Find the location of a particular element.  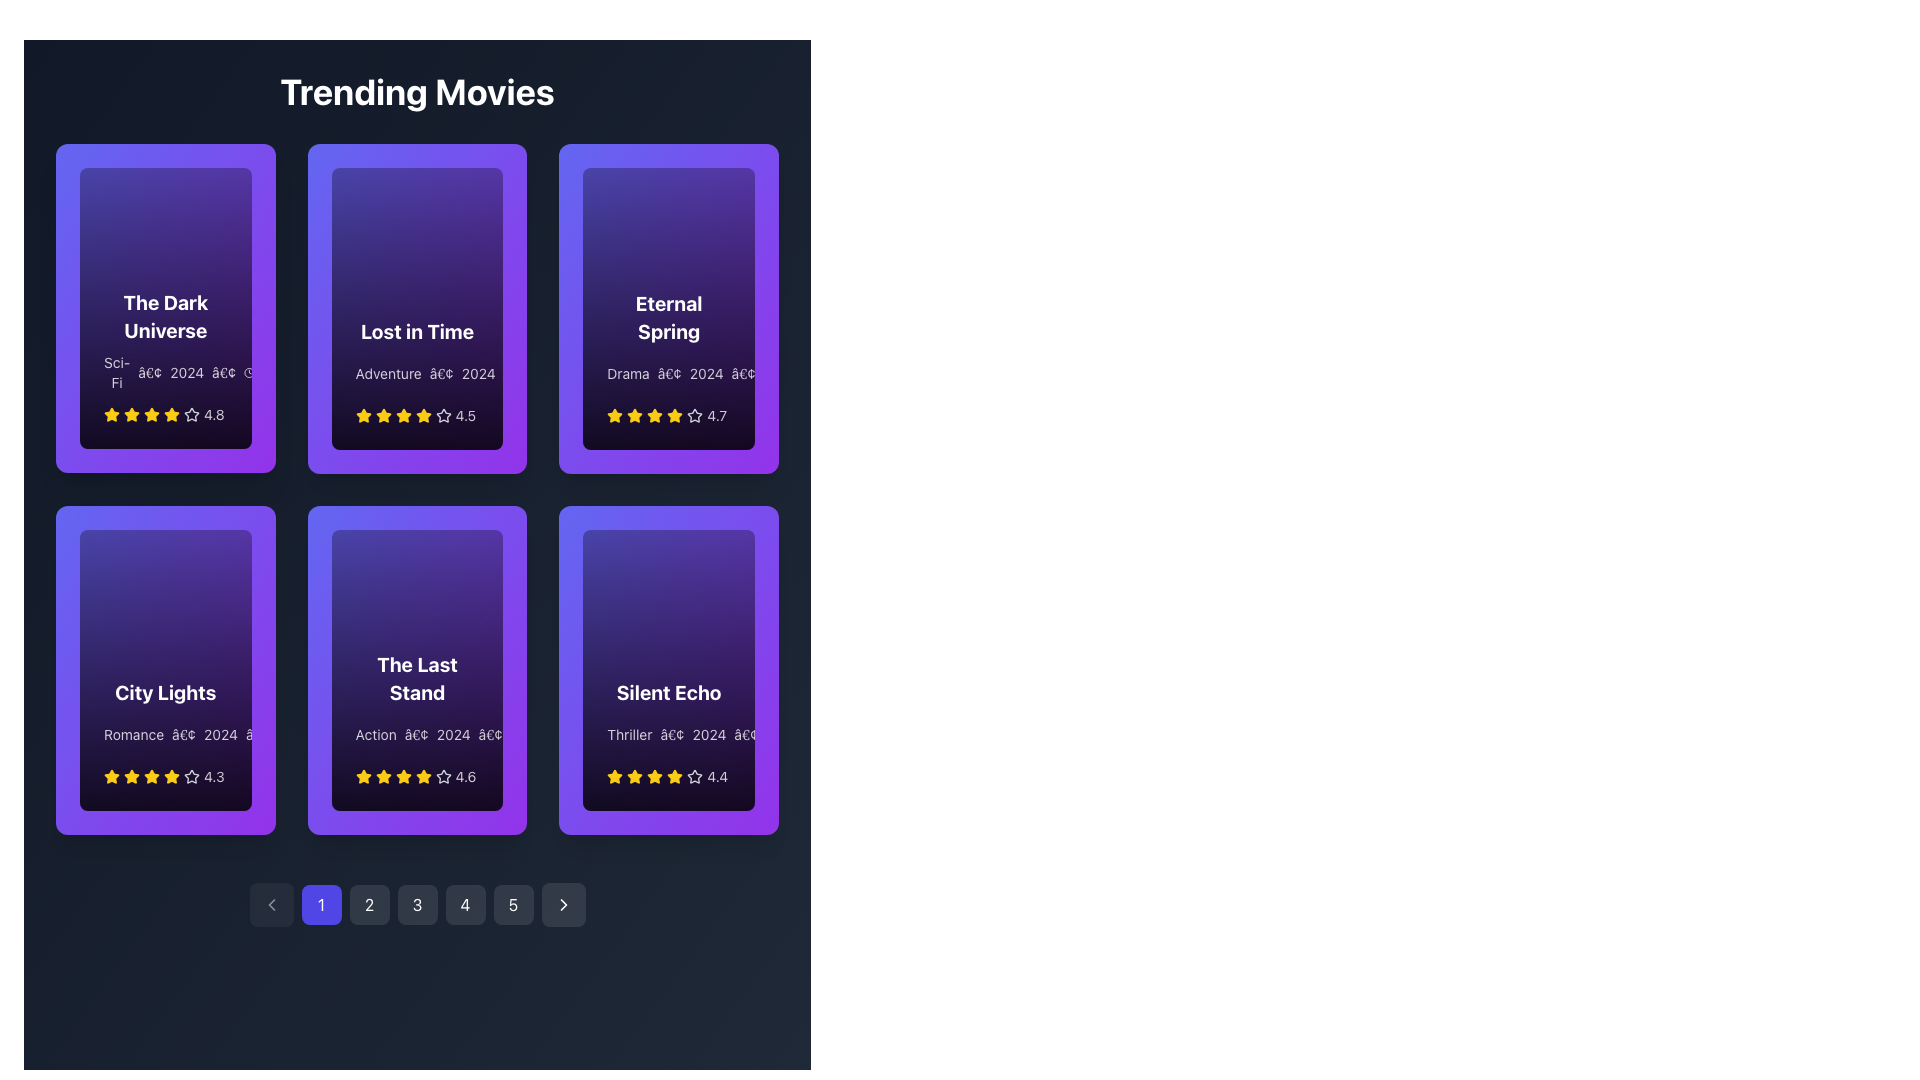

the informational card representing a movie is located at coordinates (165, 670).